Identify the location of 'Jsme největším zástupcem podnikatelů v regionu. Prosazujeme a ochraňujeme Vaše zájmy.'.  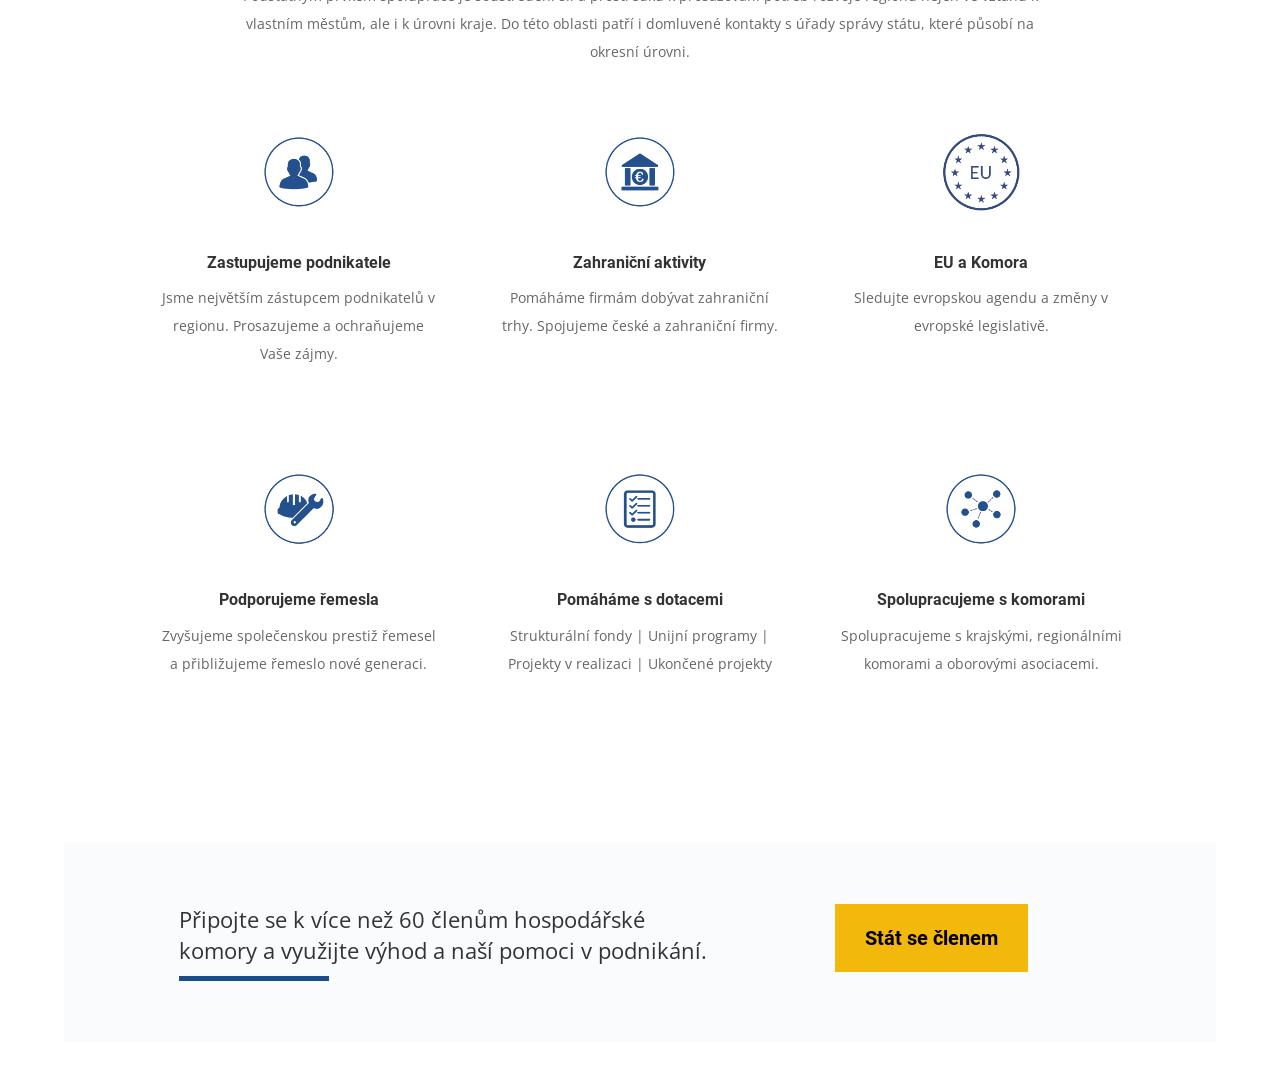
(297, 324).